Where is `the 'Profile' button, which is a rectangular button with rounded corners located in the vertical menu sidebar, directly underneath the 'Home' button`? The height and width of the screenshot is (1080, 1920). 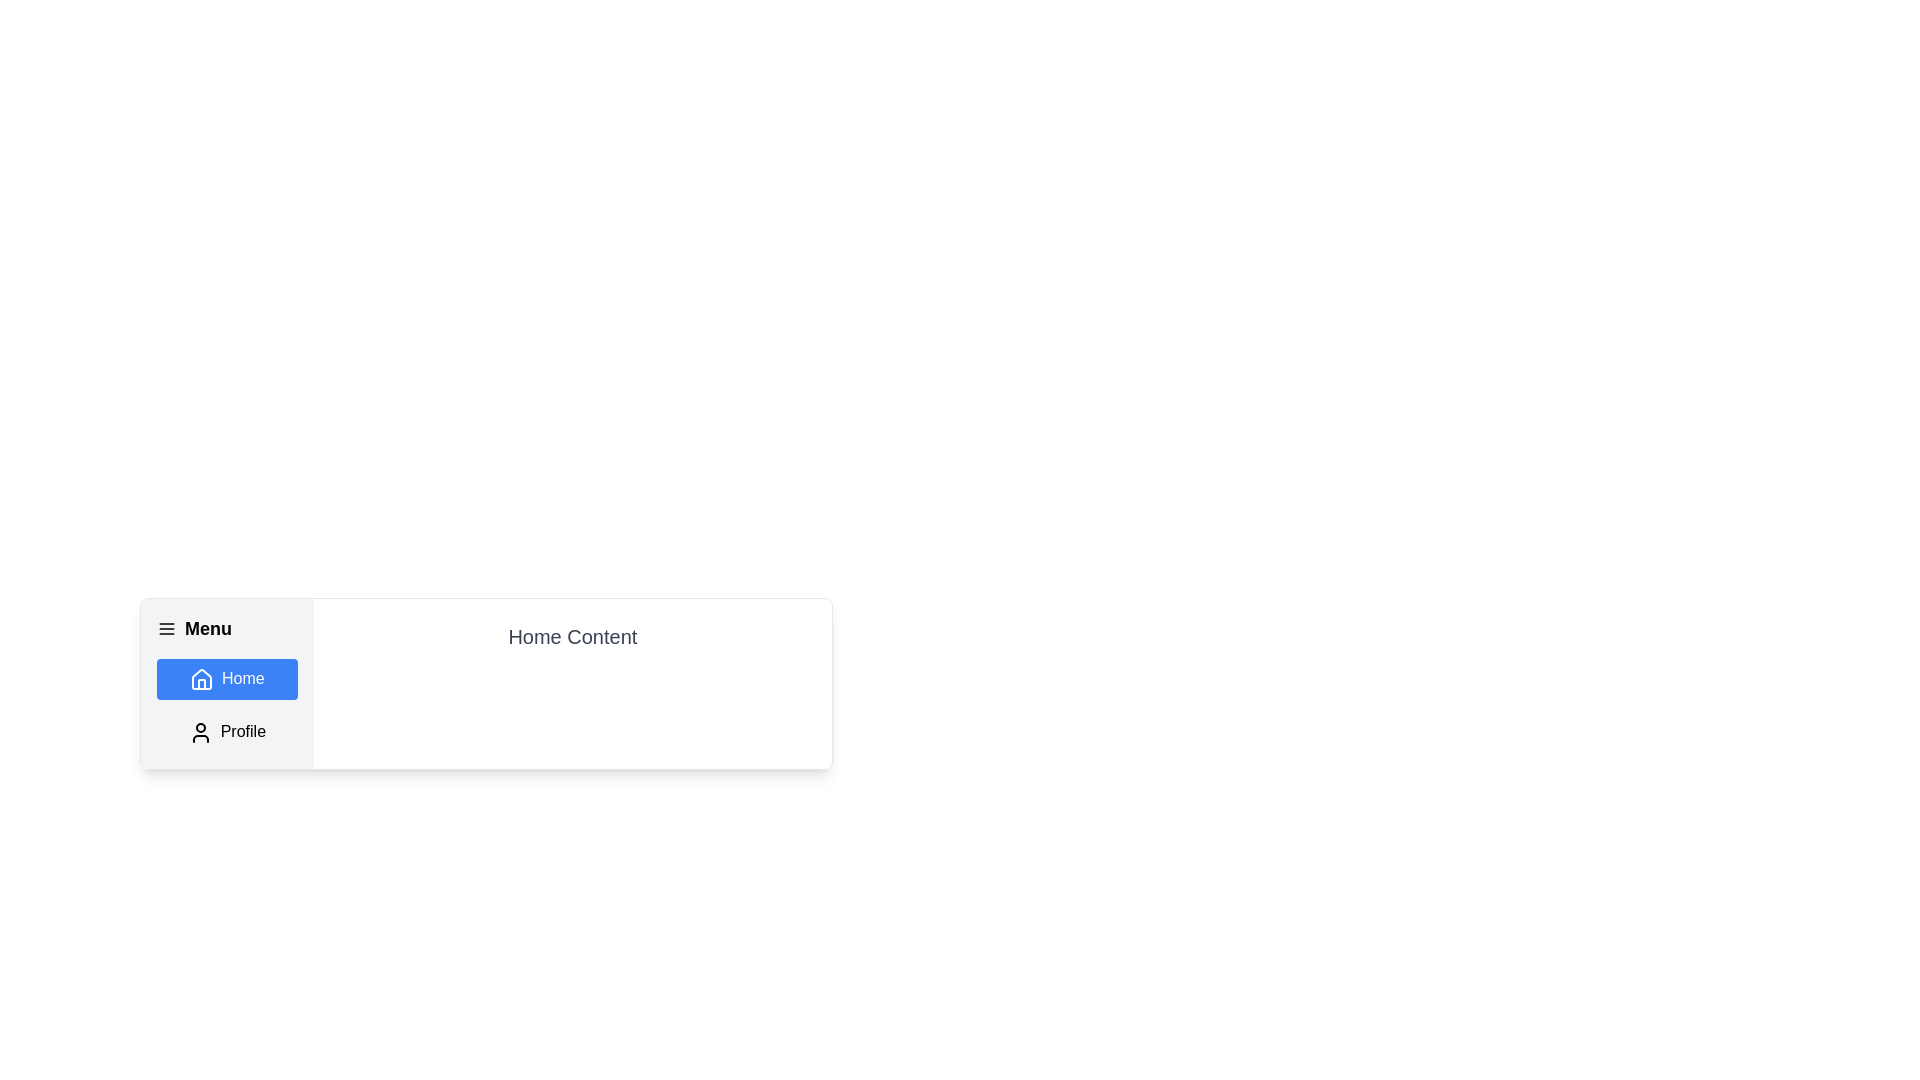
the 'Profile' button, which is a rectangular button with rounded corners located in the vertical menu sidebar, directly underneath the 'Home' button is located at coordinates (227, 732).